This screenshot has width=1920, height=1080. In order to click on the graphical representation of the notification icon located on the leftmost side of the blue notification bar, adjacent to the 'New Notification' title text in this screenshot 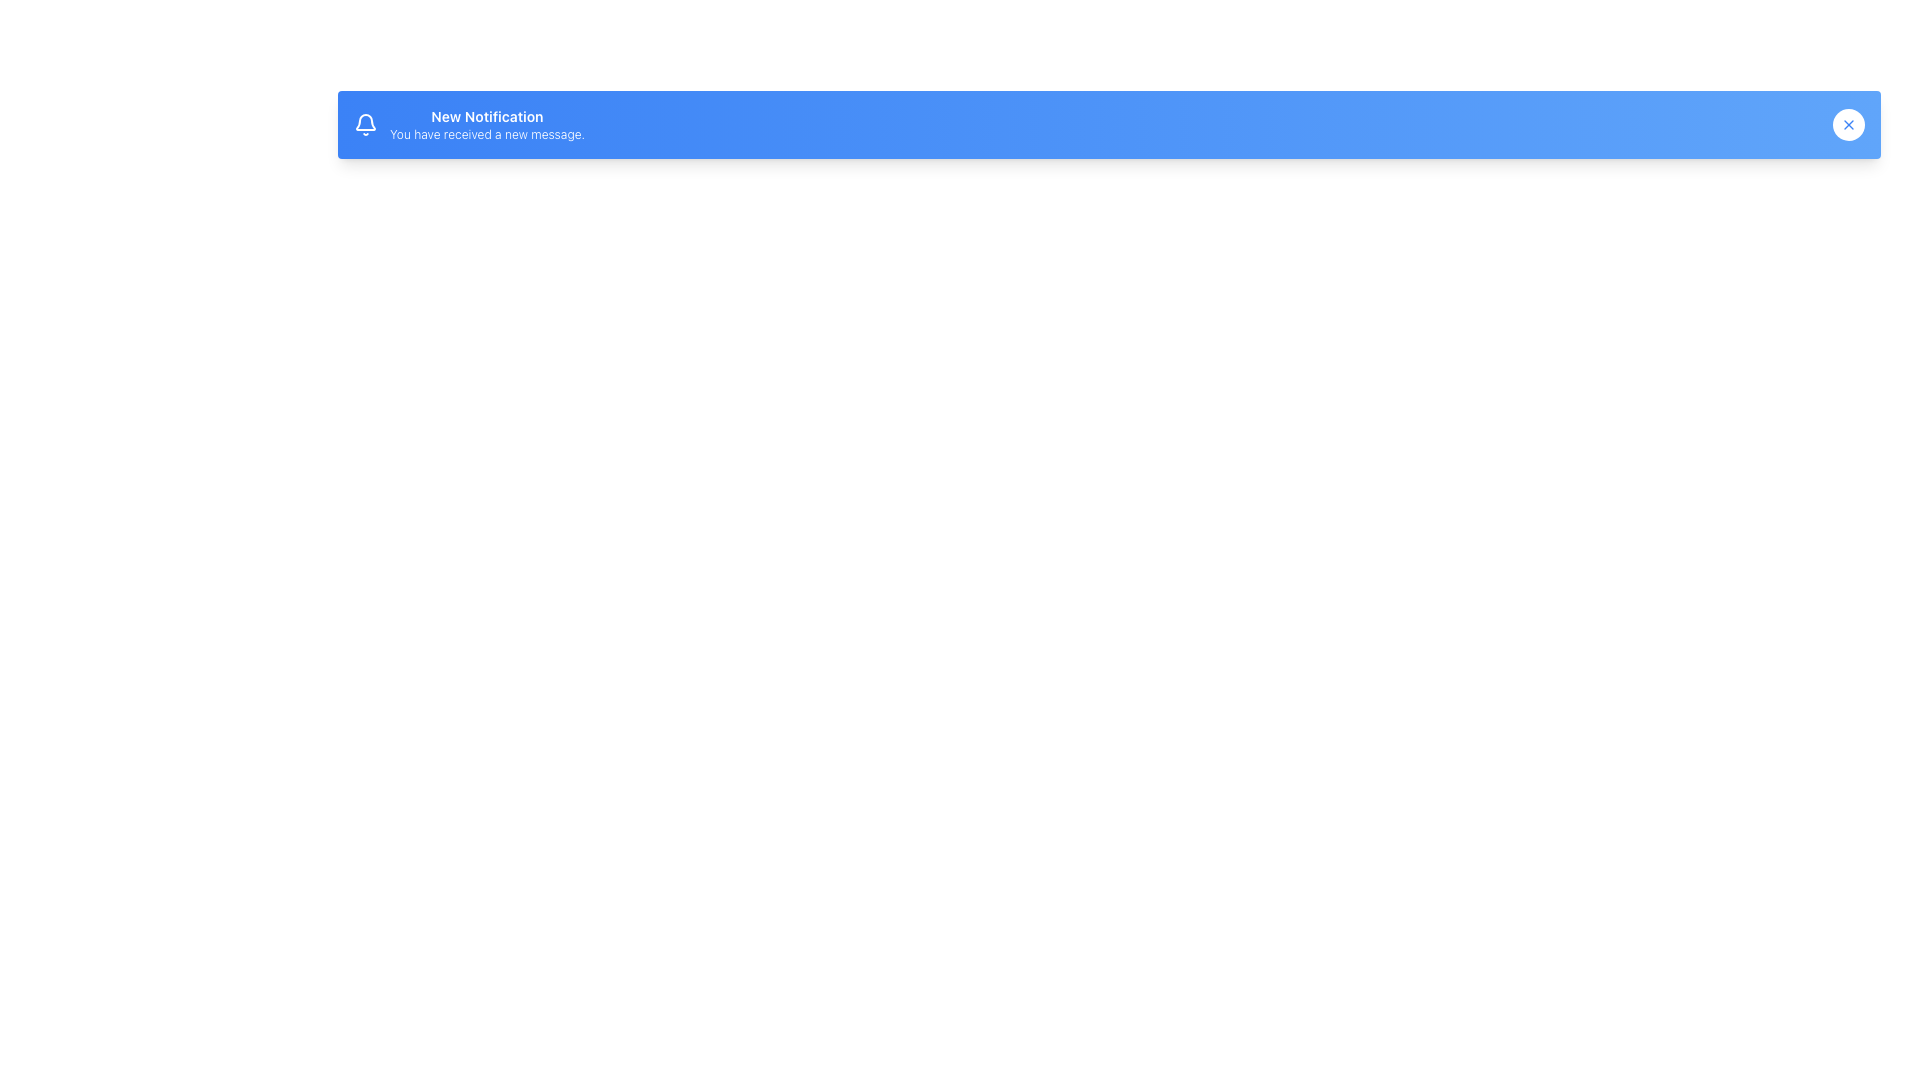, I will do `click(365, 124)`.